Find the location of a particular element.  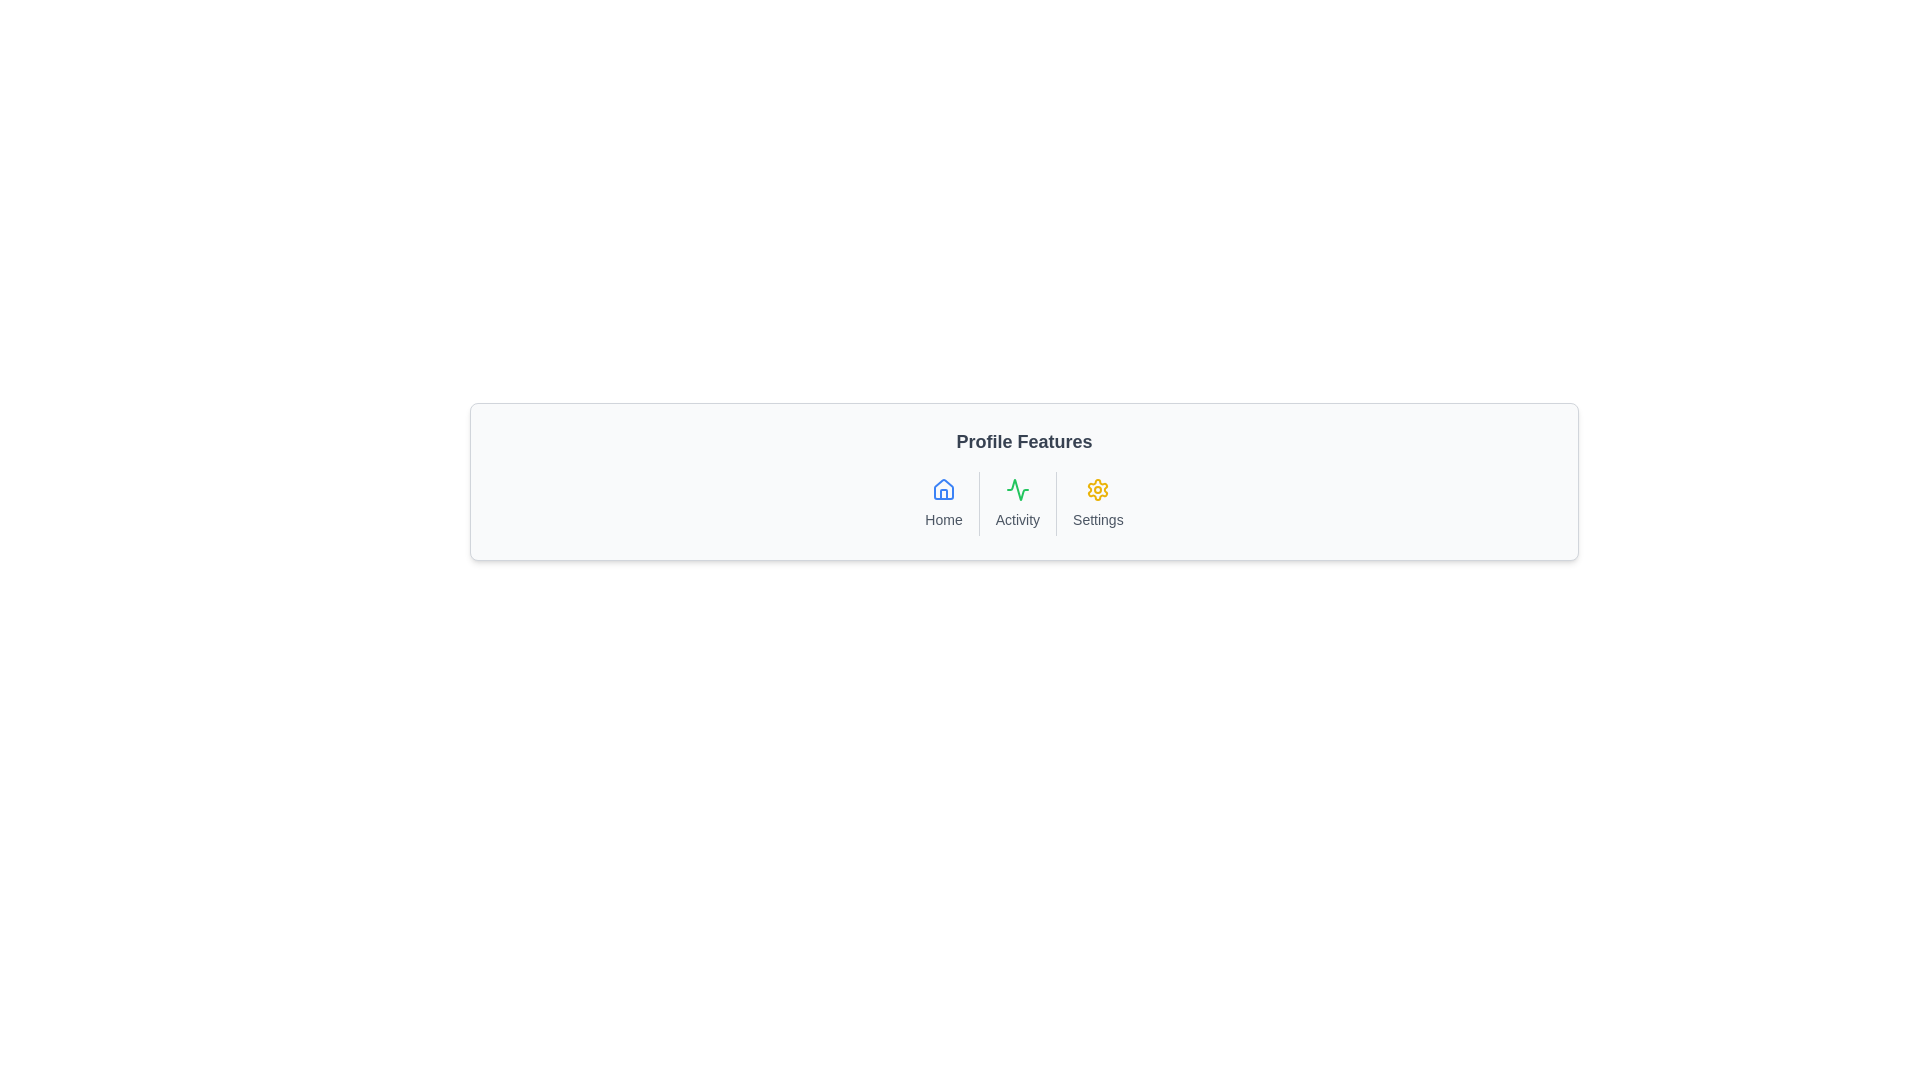

the 'Settings' text label located in the lower part of the interface, which is the rightmost label in a triplet that includes 'Home', 'Activity', and 'Settings'. It is aligned vertically beneath a yellow gear icon is located at coordinates (1097, 519).